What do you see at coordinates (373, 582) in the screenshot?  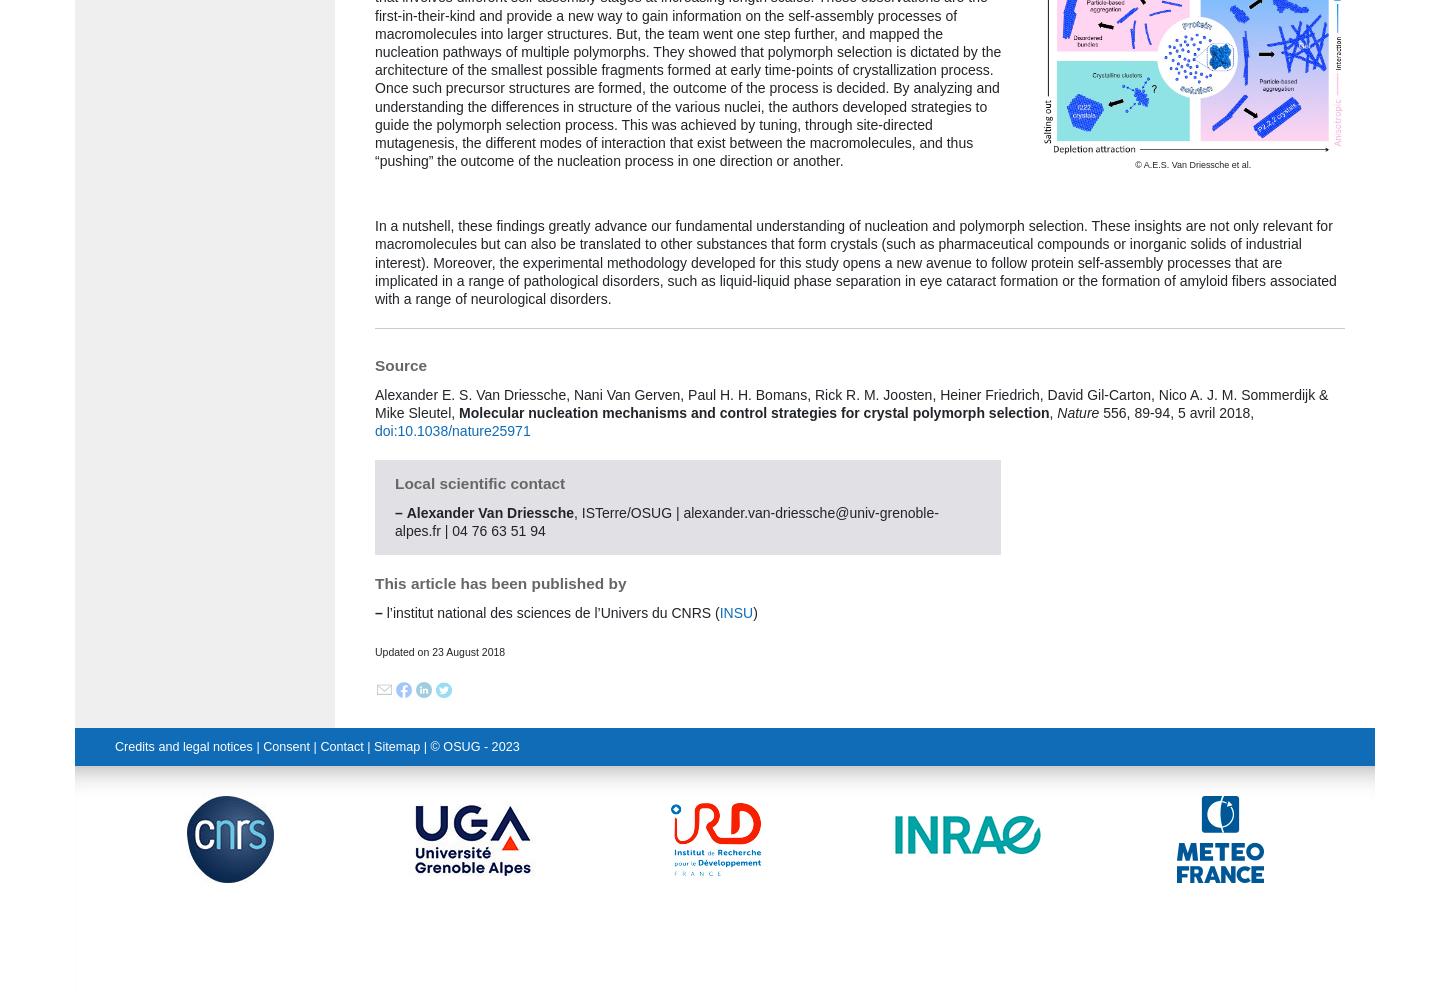 I see `'This article has been published by'` at bounding box center [373, 582].